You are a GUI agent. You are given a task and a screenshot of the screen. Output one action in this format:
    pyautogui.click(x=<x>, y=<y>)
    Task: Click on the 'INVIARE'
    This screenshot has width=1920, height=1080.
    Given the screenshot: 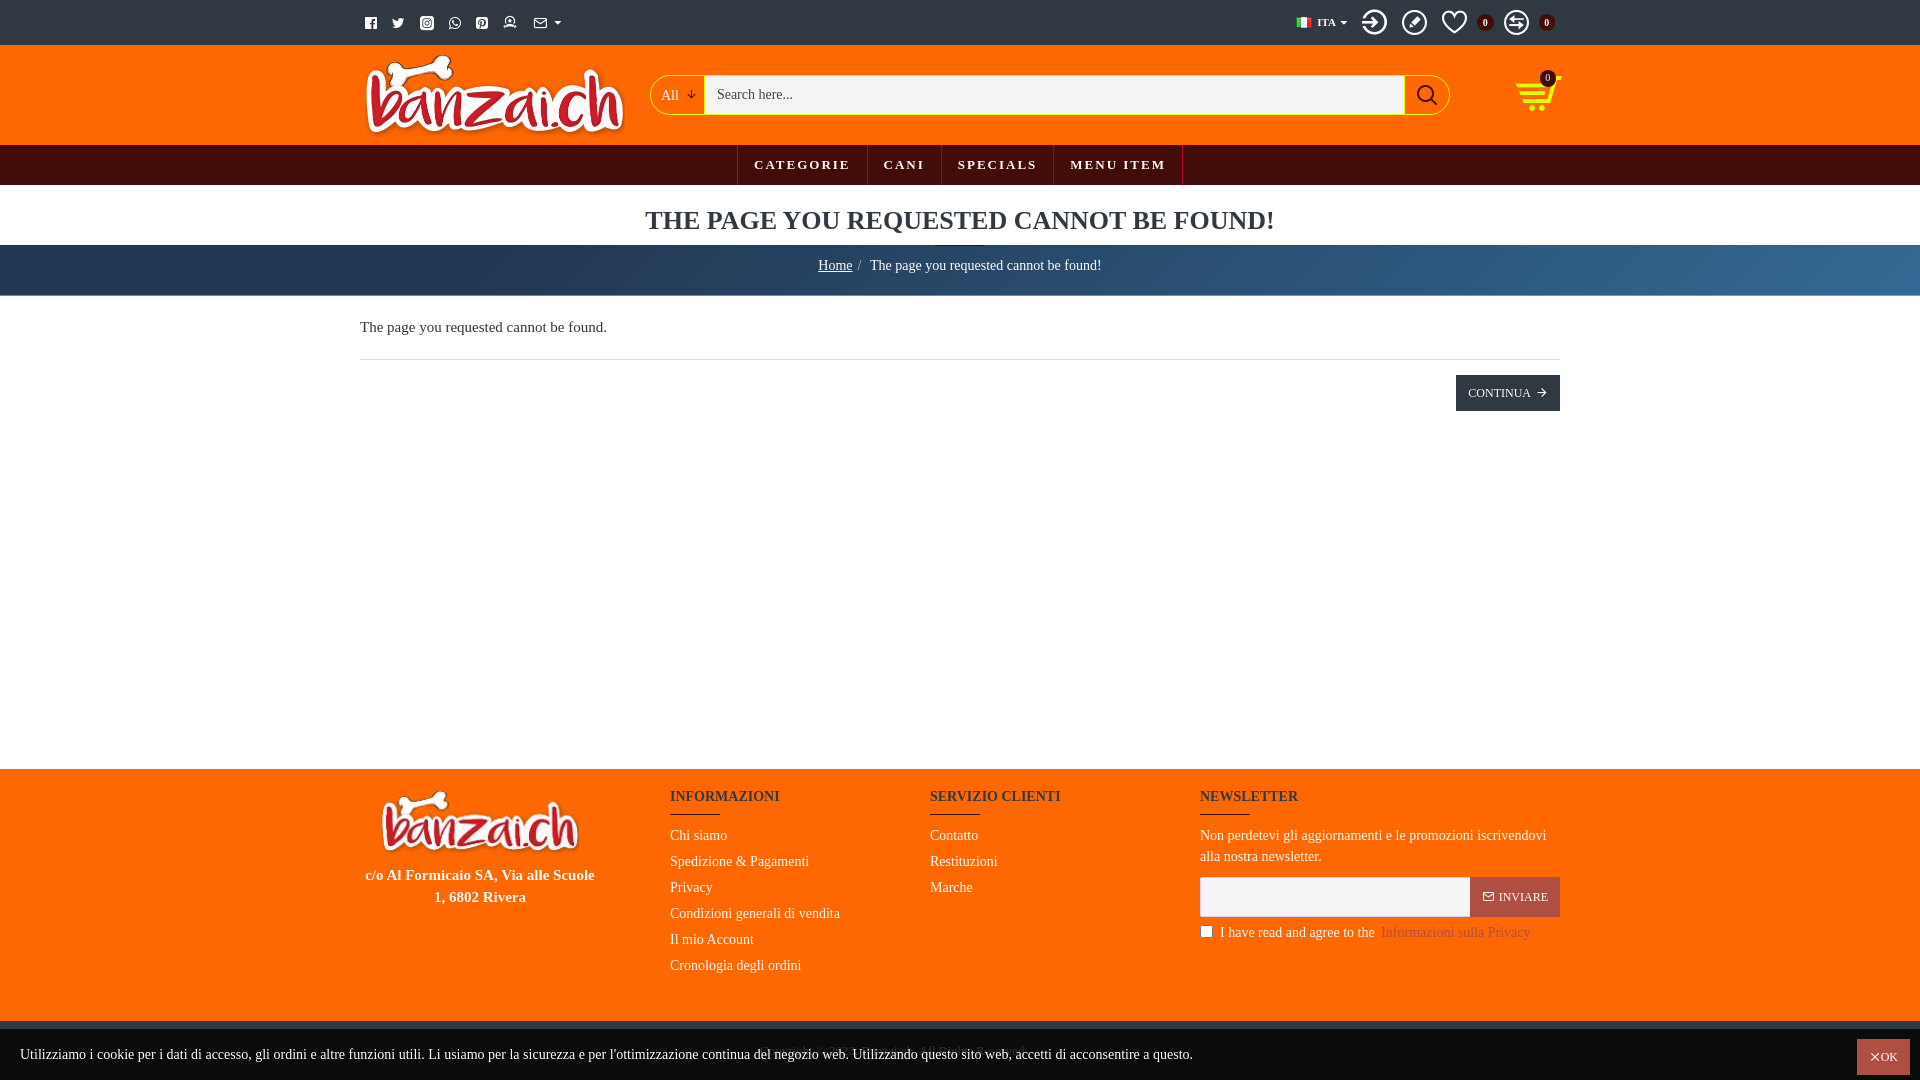 What is the action you would take?
    pyautogui.click(x=1515, y=894)
    